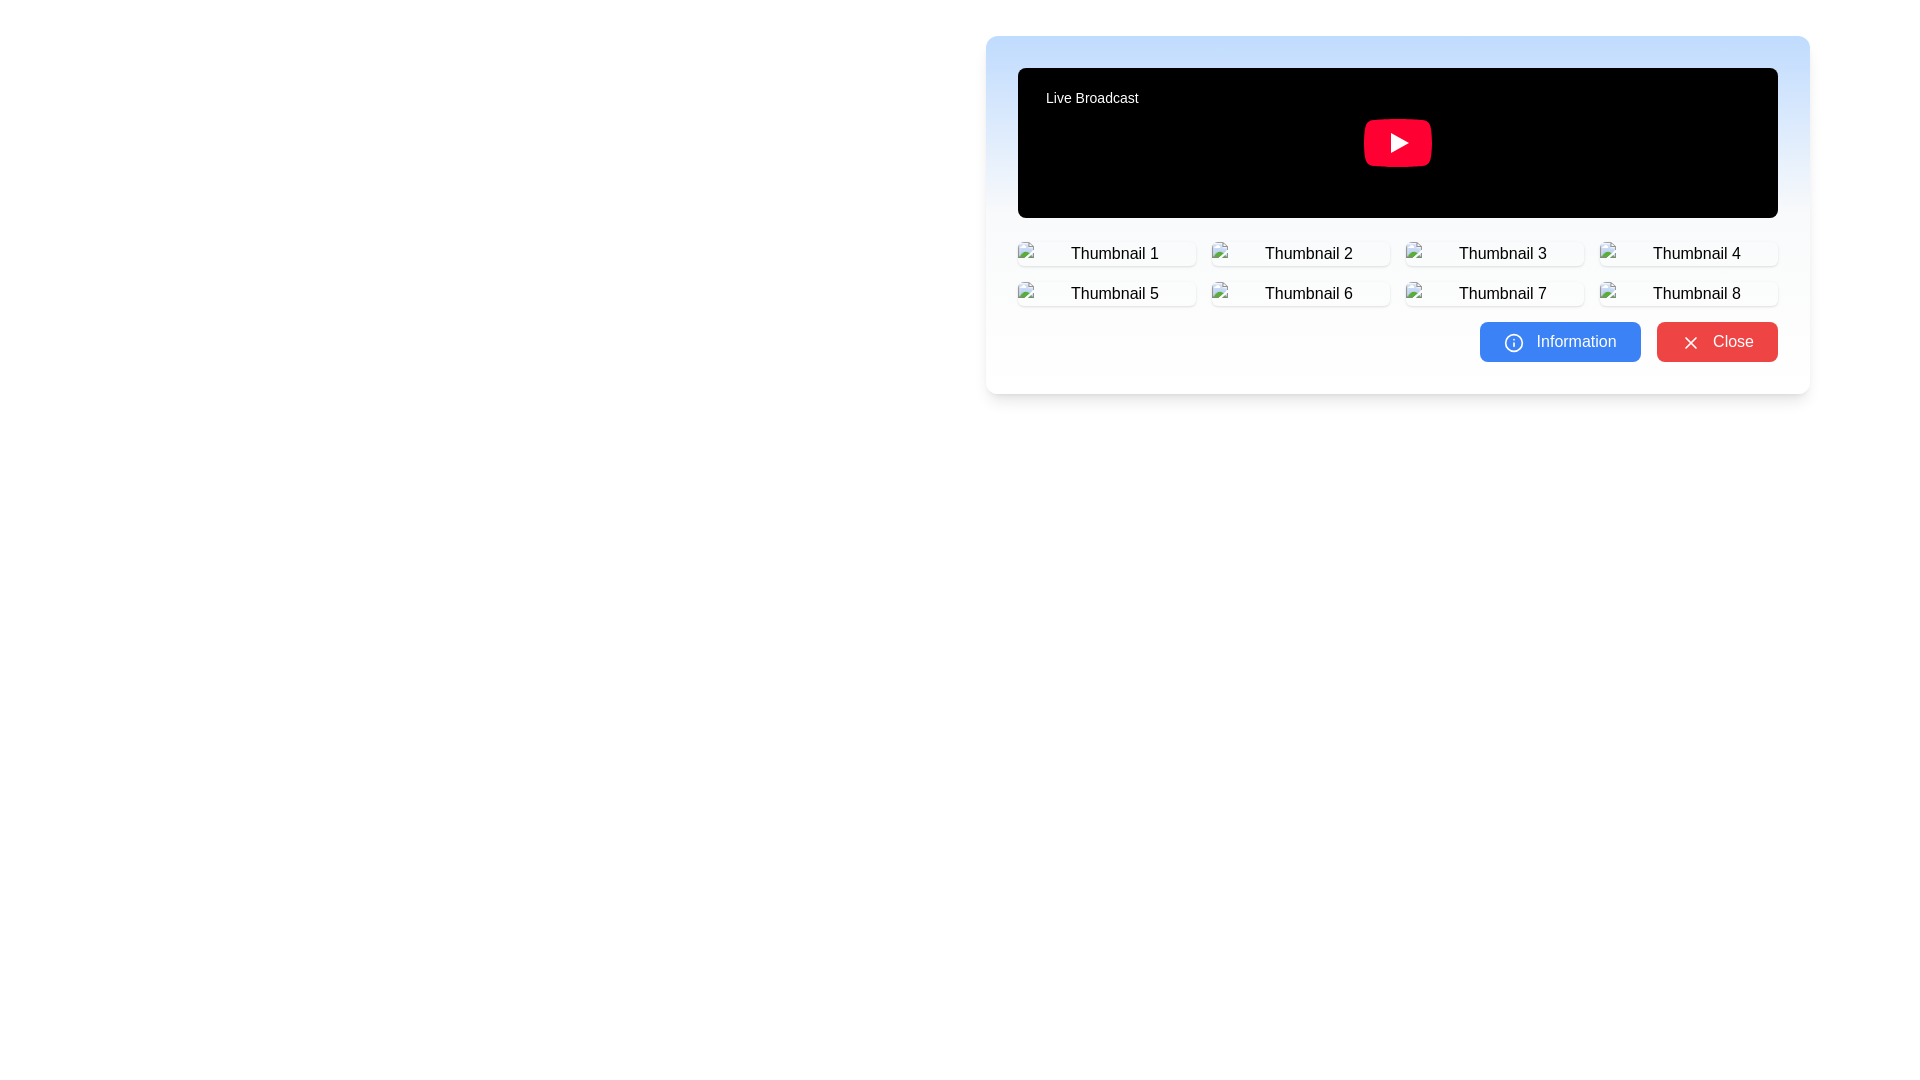 This screenshot has height=1080, width=1920. Describe the element at coordinates (1300, 253) in the screenshot. I see `the second thumbnail labeled 'Thumbnail 2' in the grid` at that location.